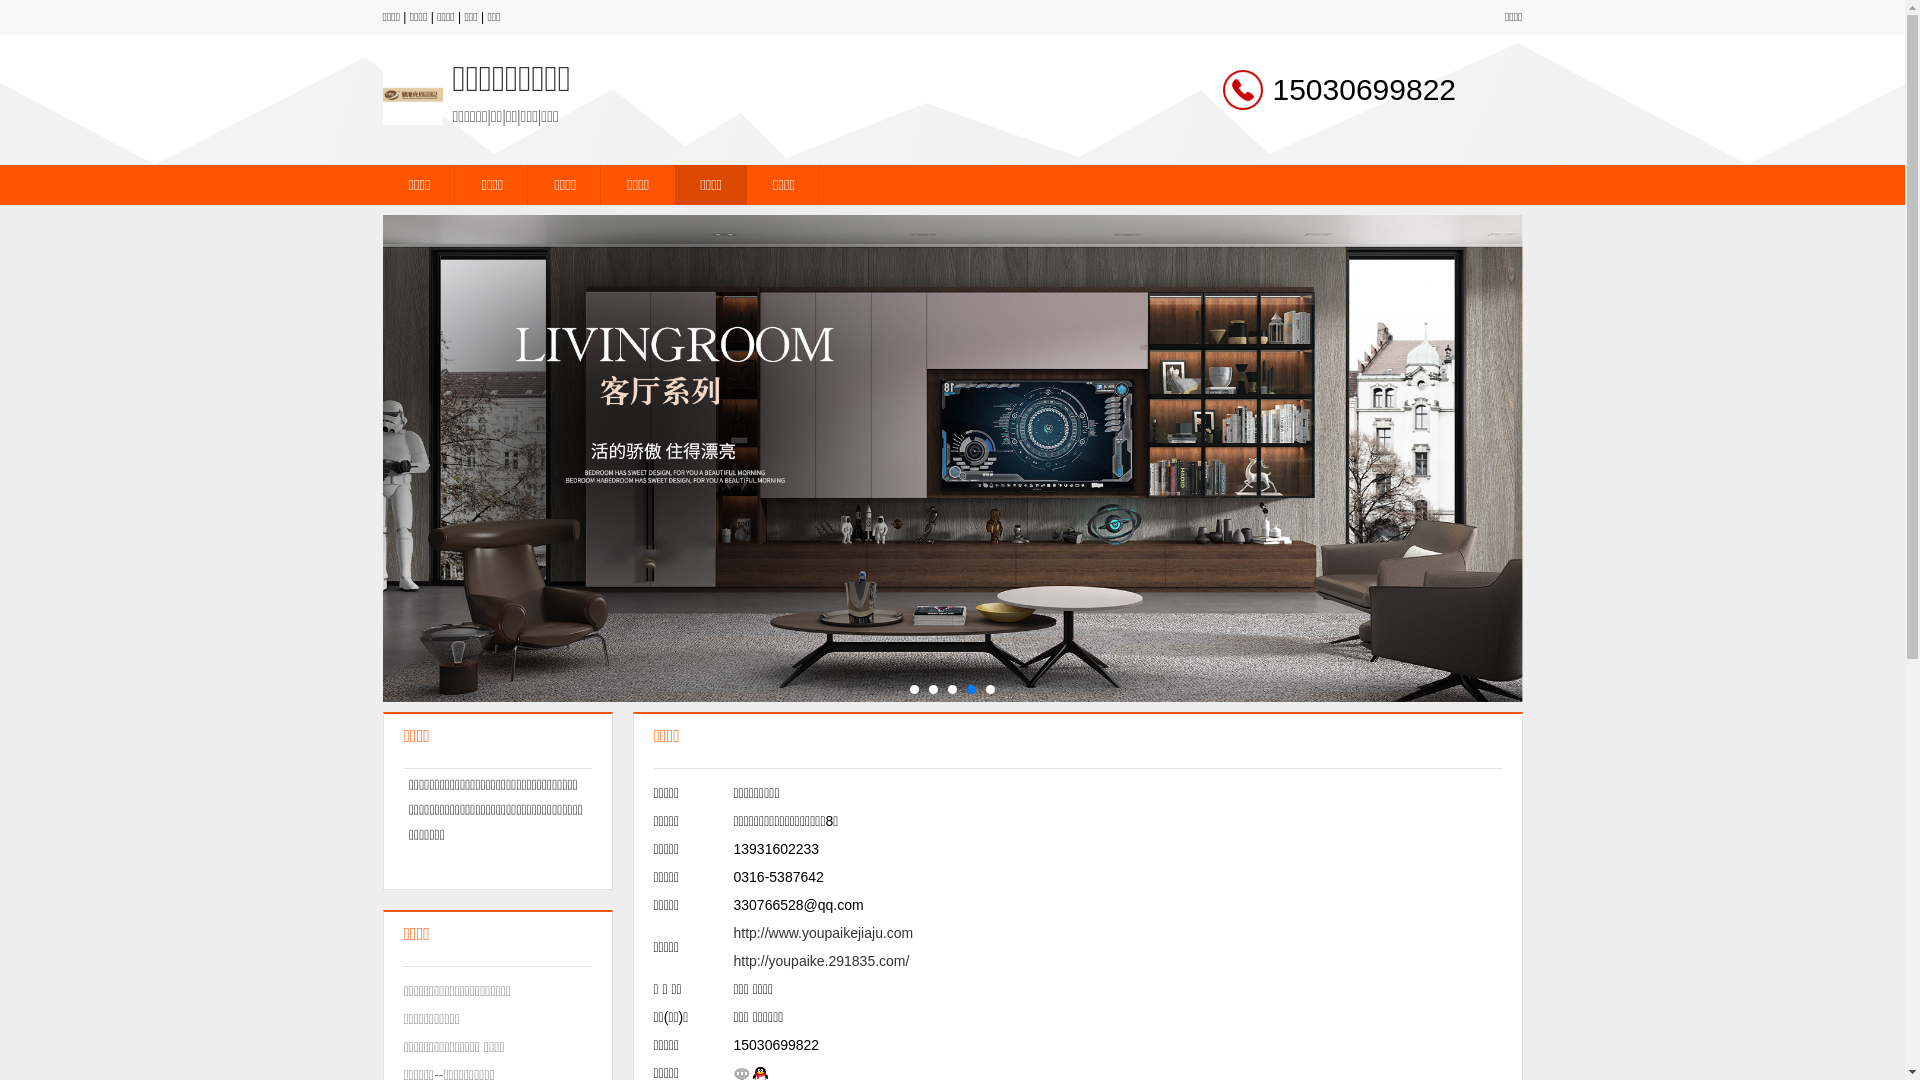 The image size is (1920, 1080). Describe the element at coordinates (824, 933) in the screenshot. I see `'http://www.youpaikejiaju.com'` at that location.